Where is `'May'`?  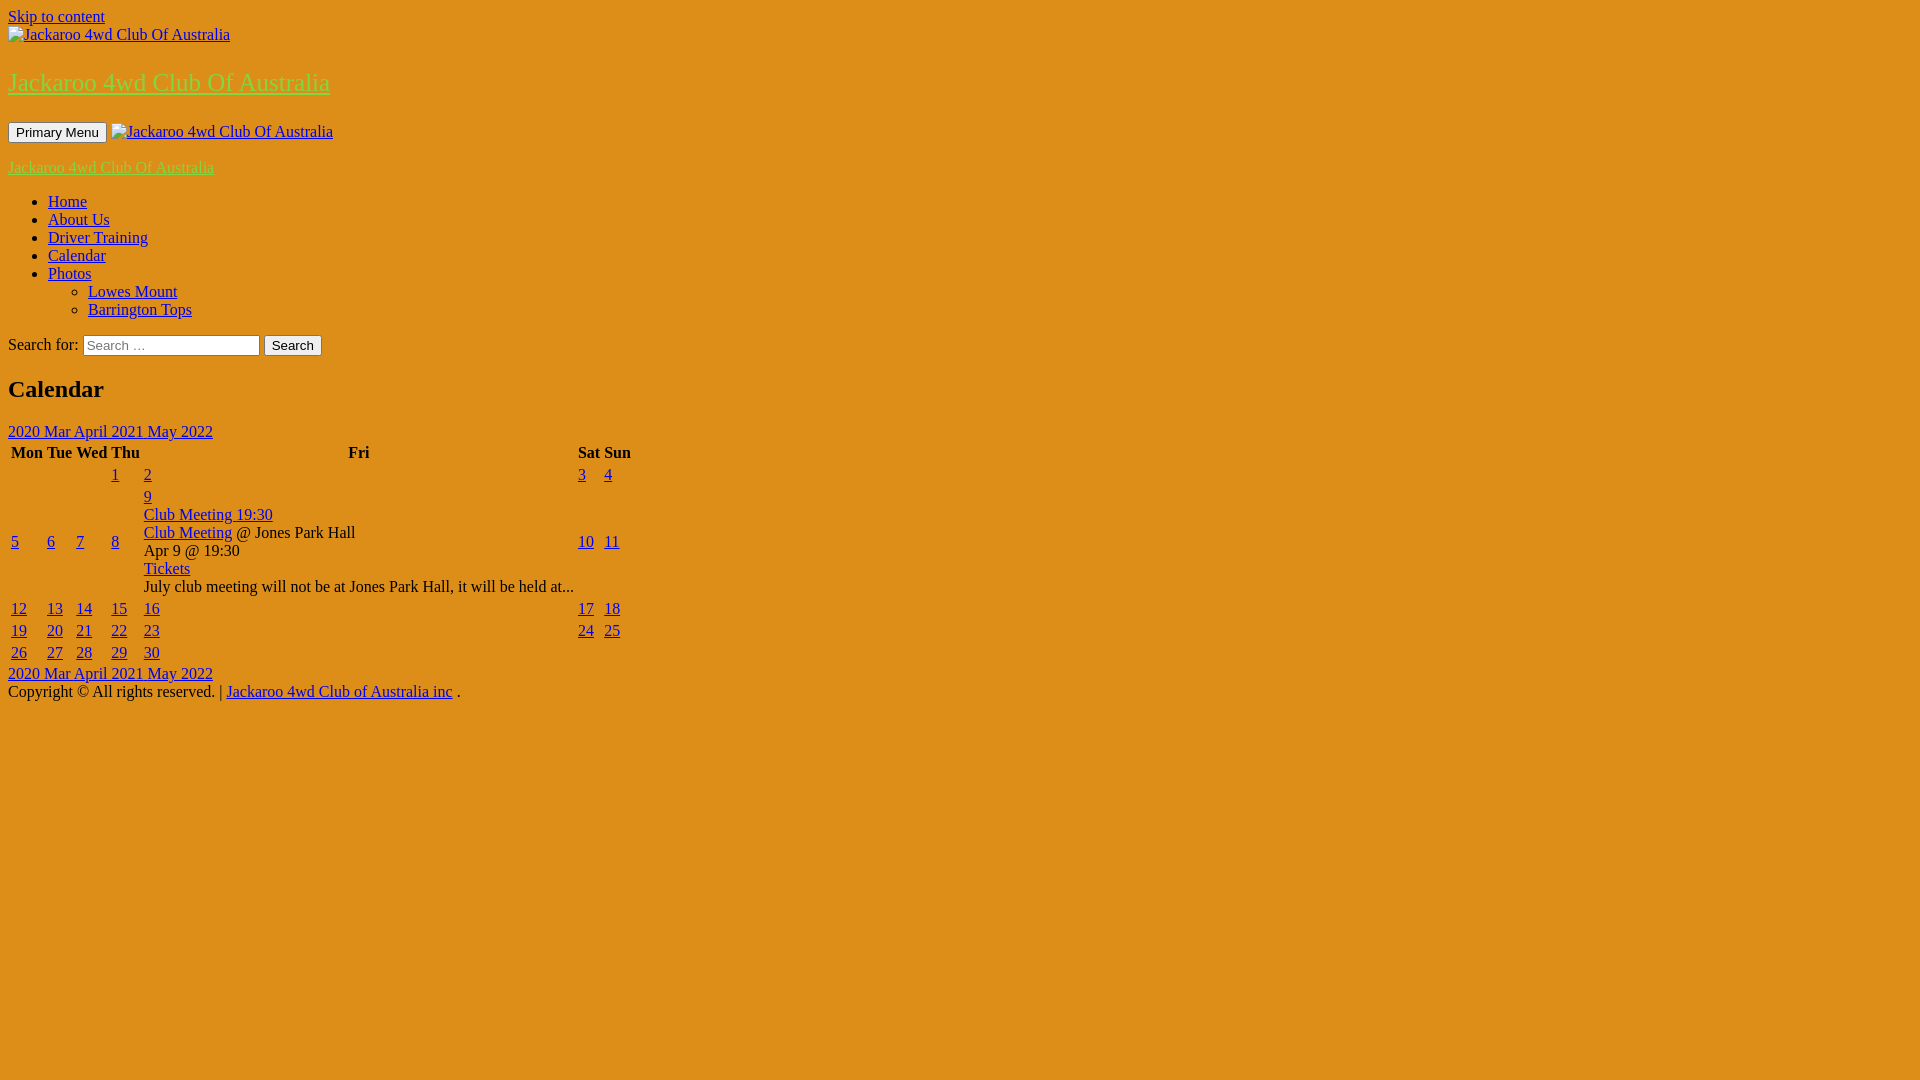
'May' is located at coordinates (164, 430).